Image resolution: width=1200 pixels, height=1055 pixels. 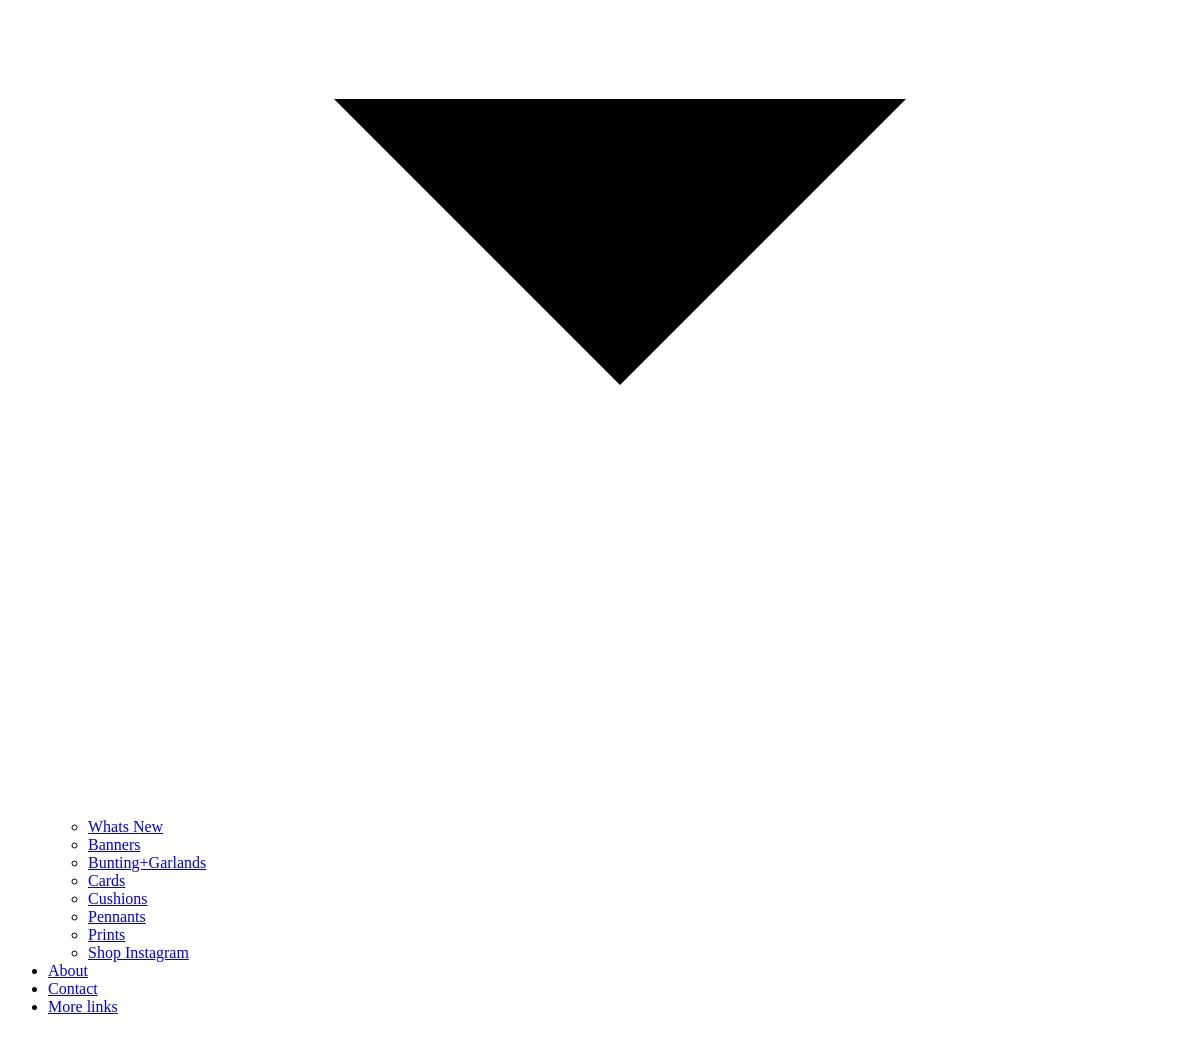 What do you see at coordinates (72, 988) in the screenshot?
I see `'Contact'` at bounding box center [72, 988].